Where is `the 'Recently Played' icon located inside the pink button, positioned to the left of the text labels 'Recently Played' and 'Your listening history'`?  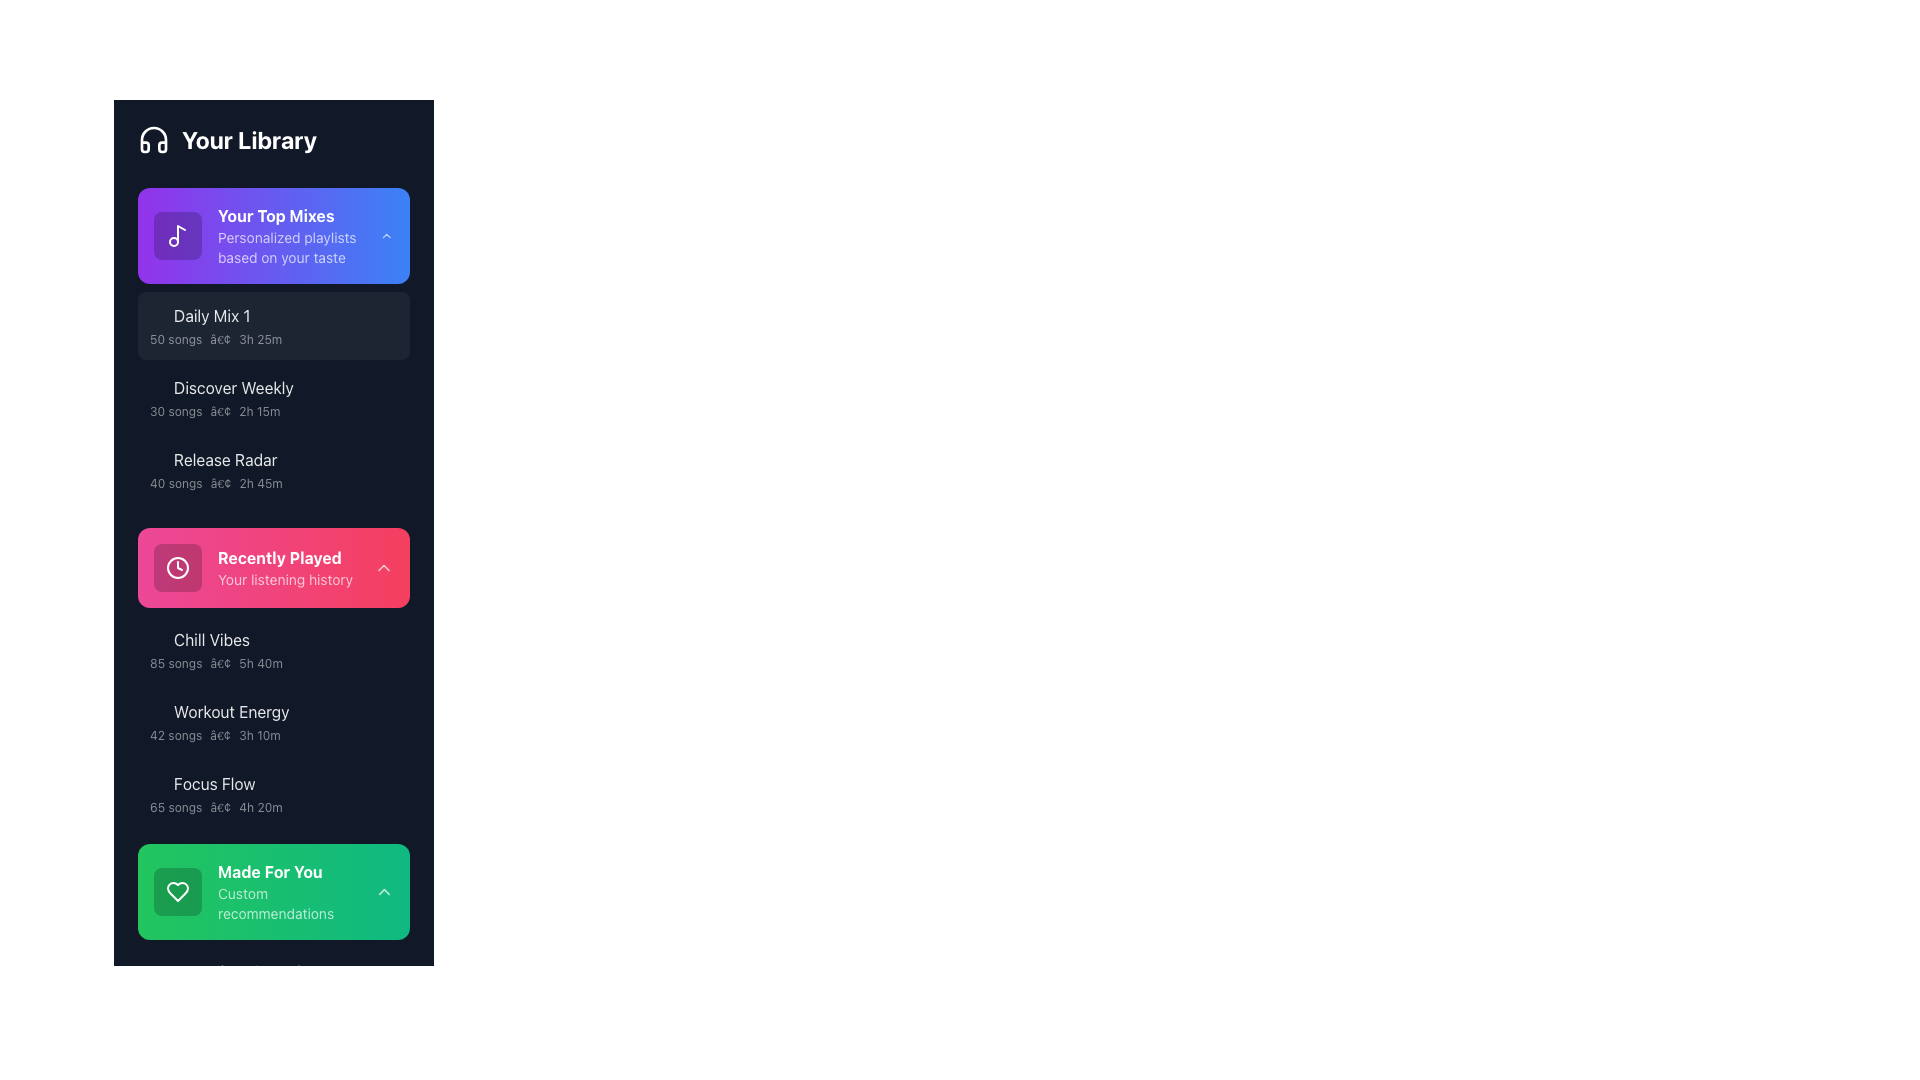 the 'Recently Played' icon located inside the pink button, positioned to the left of the text labels 'Recently Played' and 'Your listening history' is located at coordinates (177, 567).